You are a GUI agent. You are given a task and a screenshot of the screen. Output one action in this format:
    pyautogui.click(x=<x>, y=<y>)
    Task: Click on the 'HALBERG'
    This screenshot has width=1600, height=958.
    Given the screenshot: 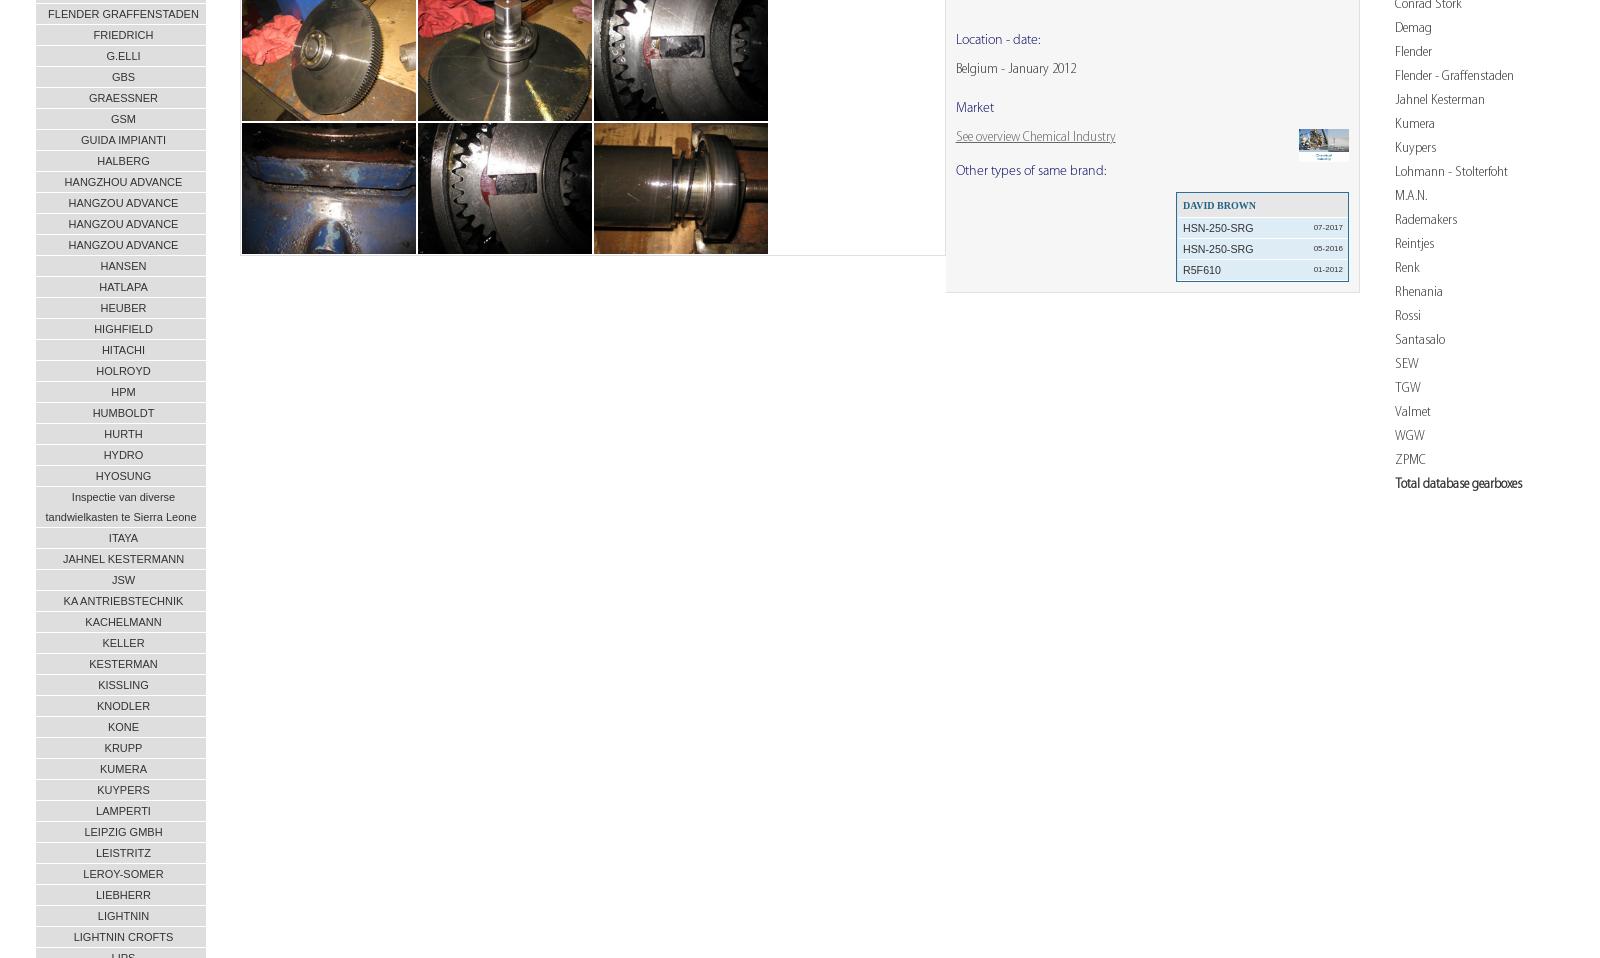 What is the action you would take?
    pyautogui.click(x=95, y=160)
    